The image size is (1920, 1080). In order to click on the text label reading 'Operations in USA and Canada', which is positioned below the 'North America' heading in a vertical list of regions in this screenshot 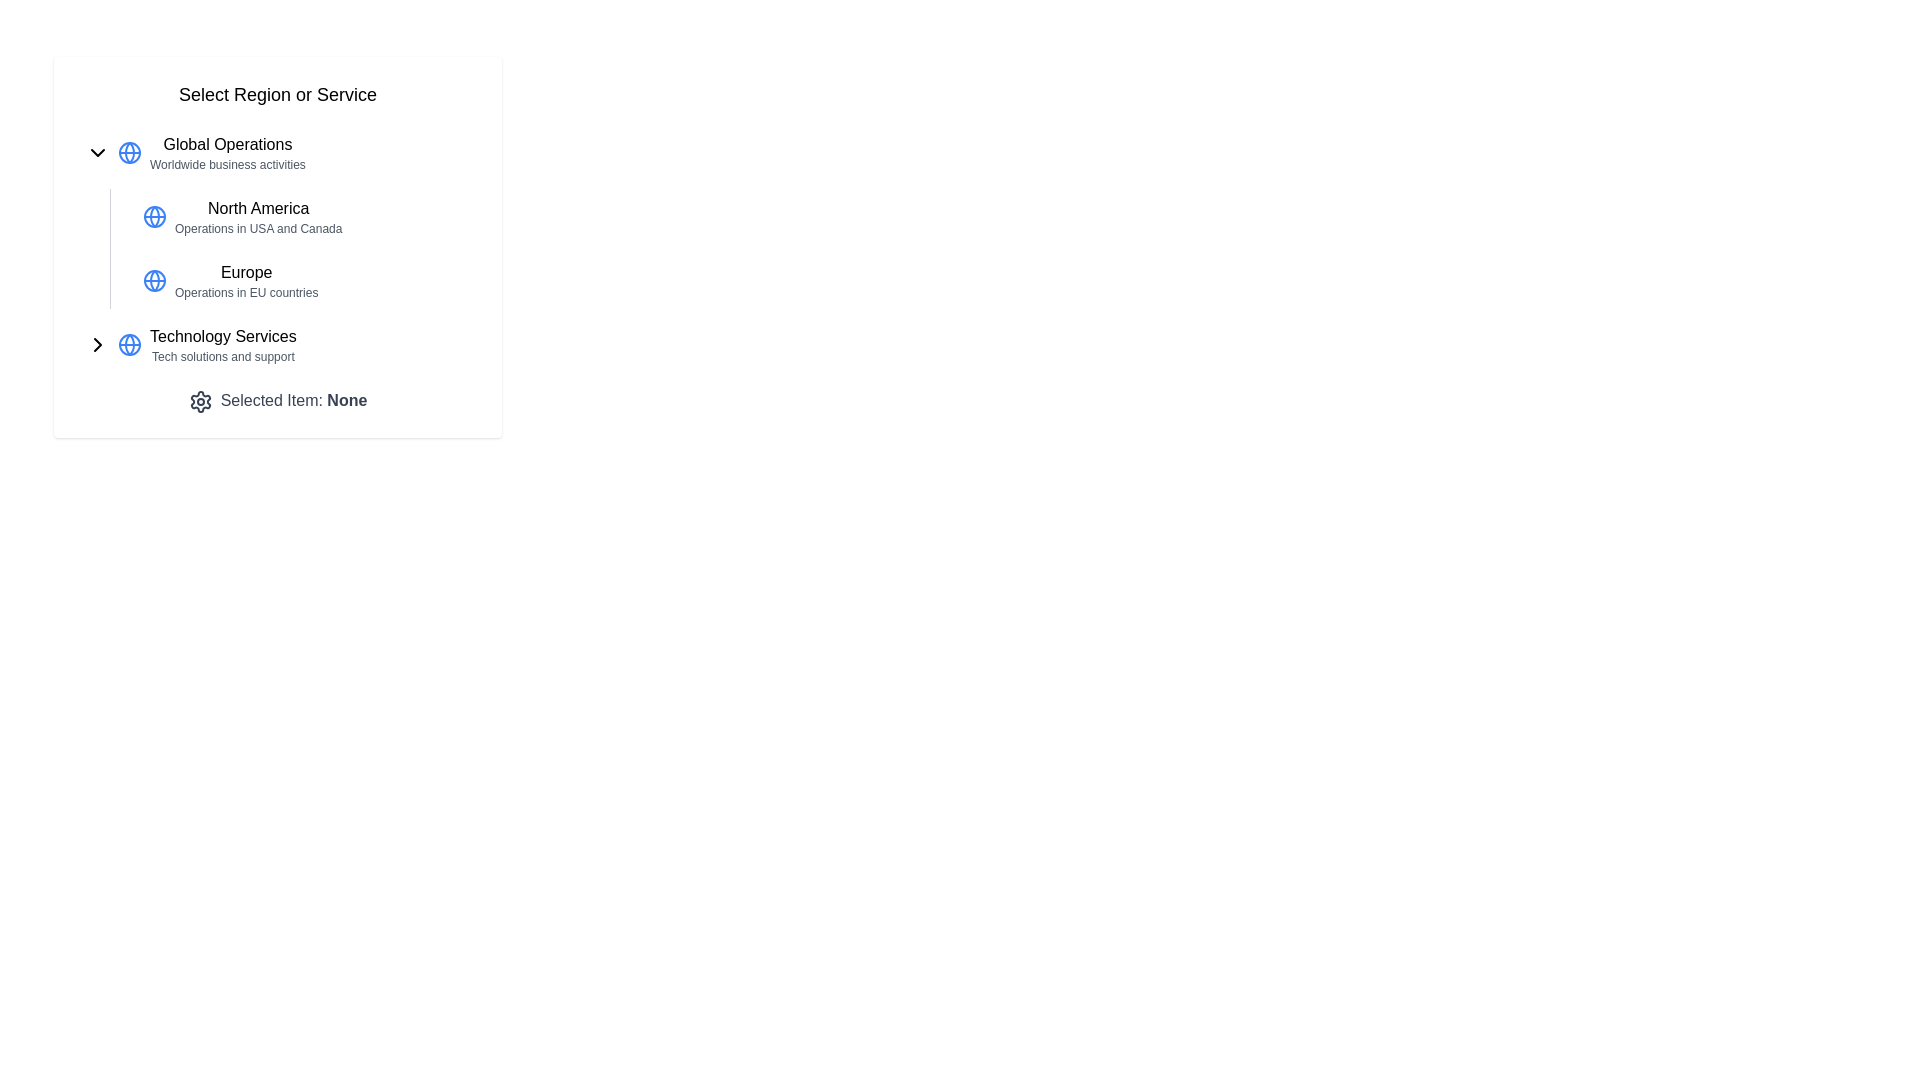, I will do `click(257, 227)`.